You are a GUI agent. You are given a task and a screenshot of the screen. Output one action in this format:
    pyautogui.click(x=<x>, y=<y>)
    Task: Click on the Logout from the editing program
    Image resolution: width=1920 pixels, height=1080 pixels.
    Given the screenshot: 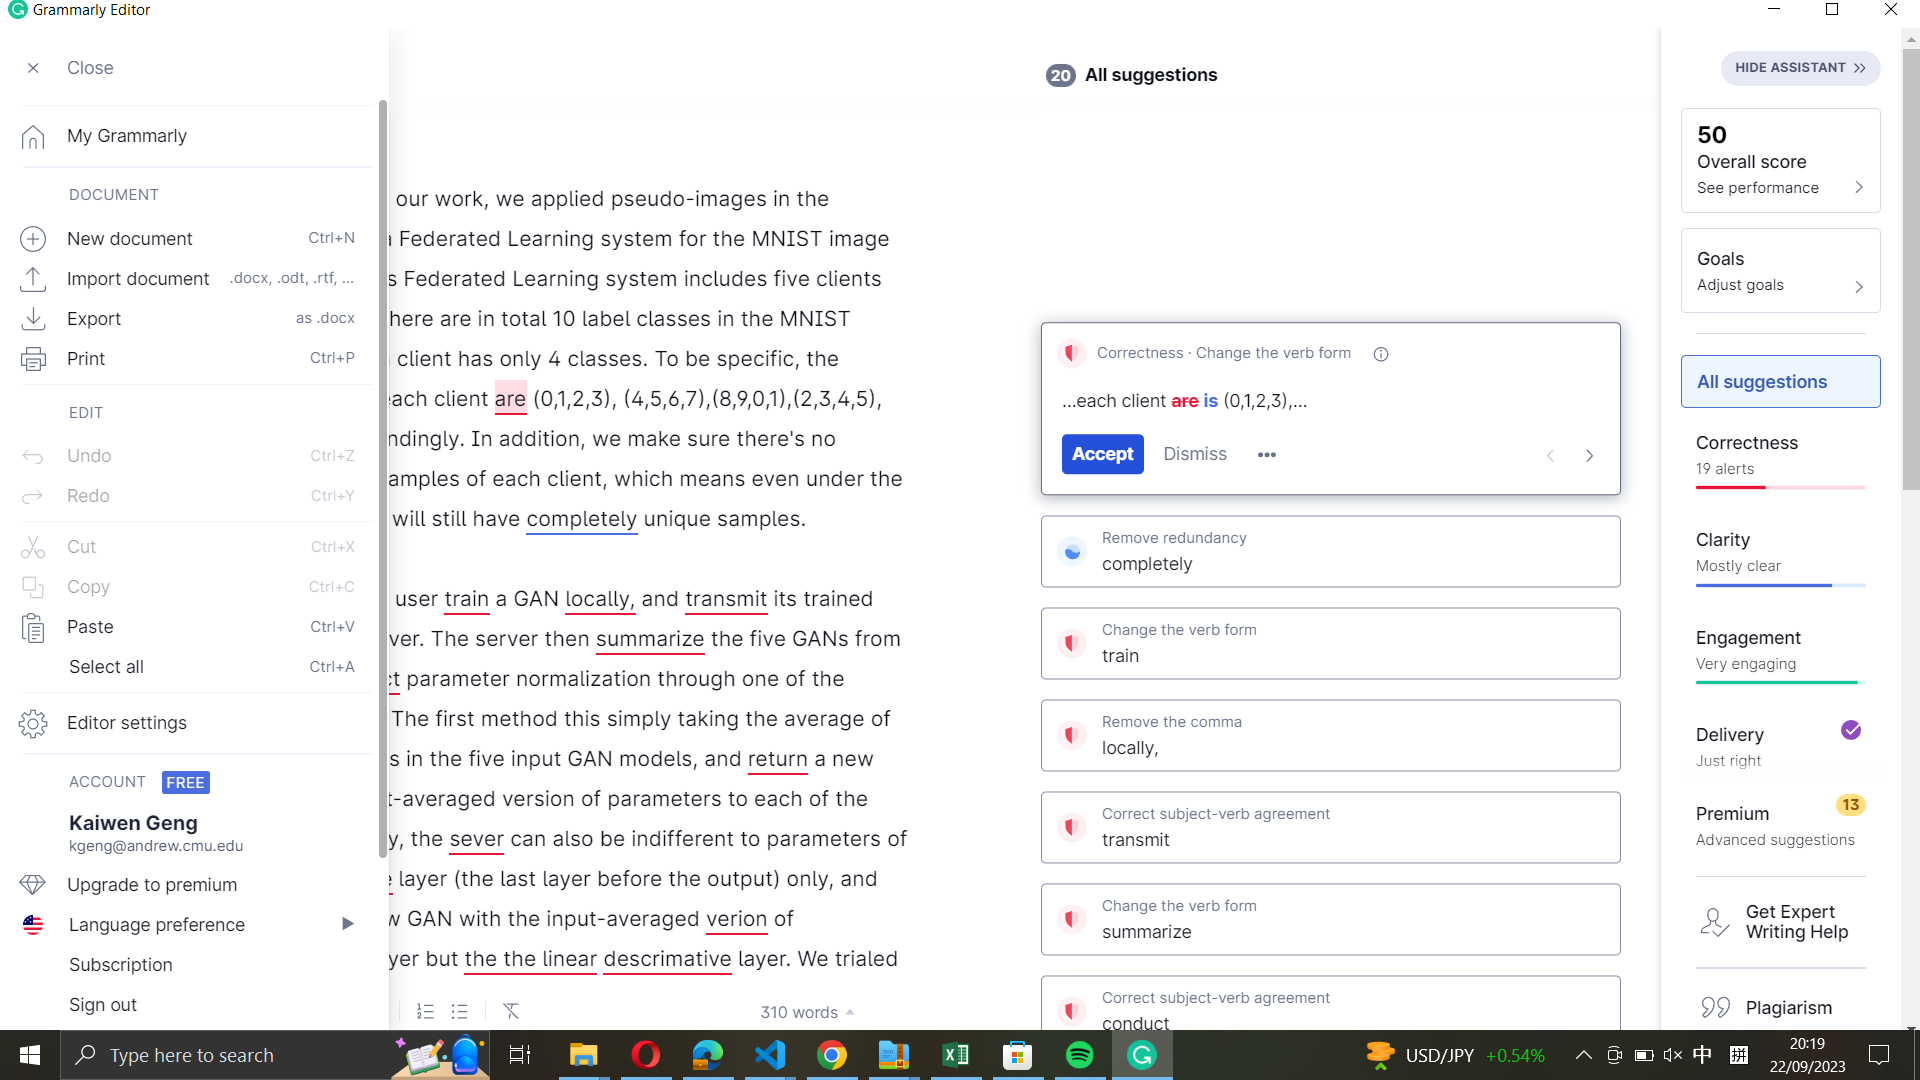 What is the action you would take?
    pyautogui.click(x=193, y=1007)
    